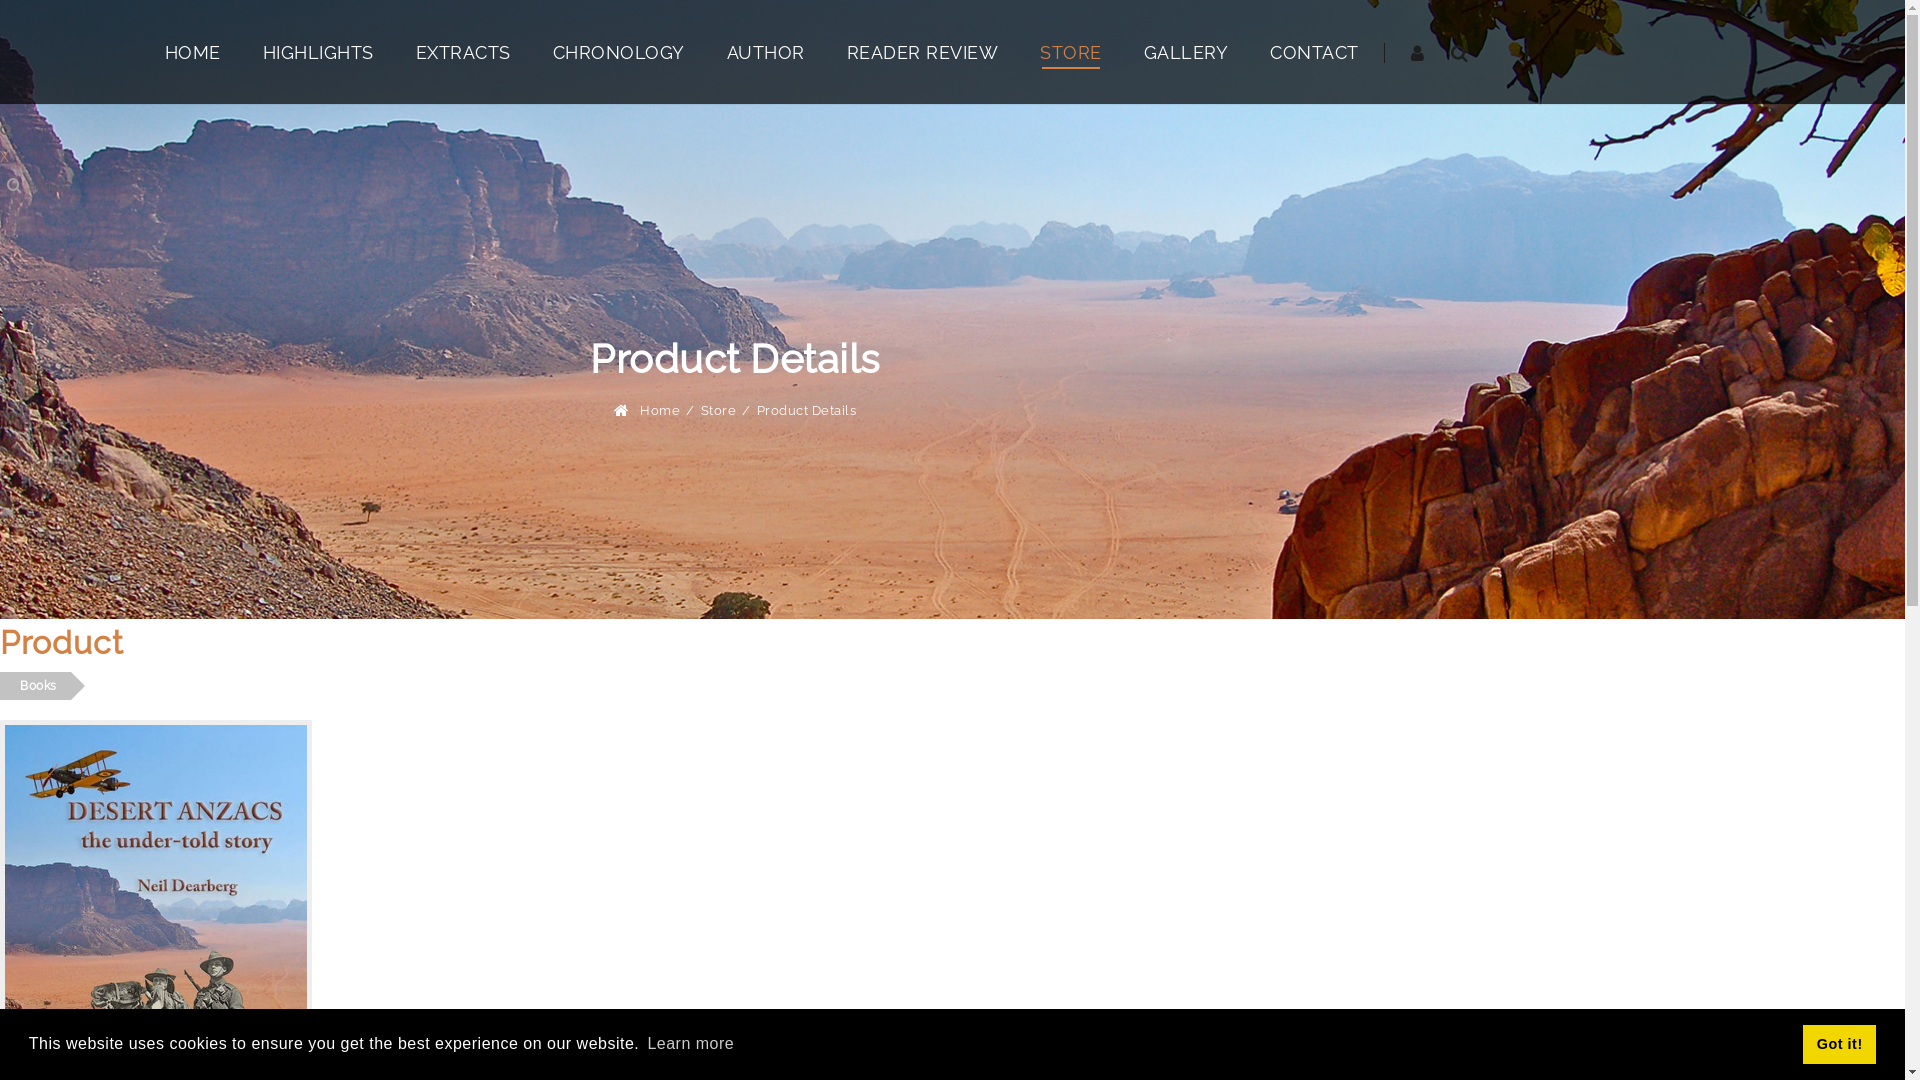  I want to click on 'Store', so click(718, 409).